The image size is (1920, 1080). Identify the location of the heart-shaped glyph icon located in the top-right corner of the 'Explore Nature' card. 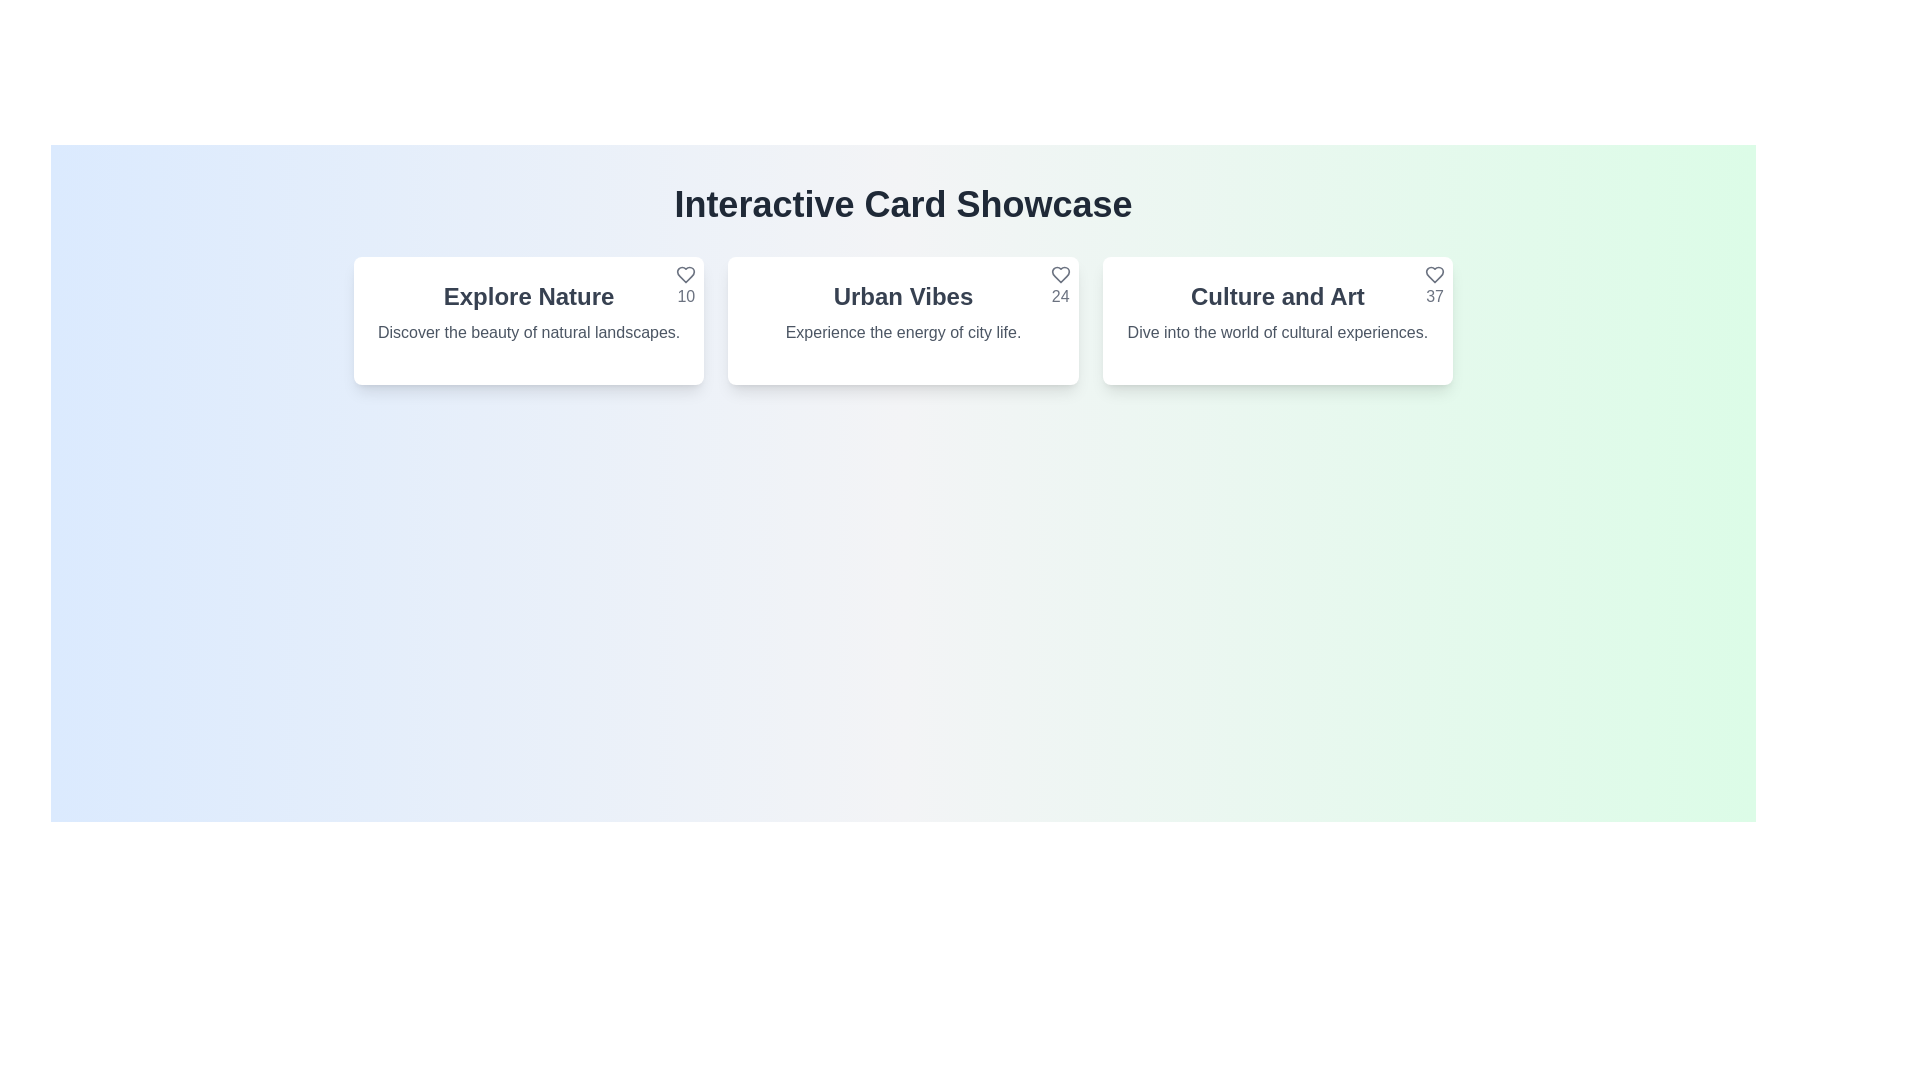
(686, 274).